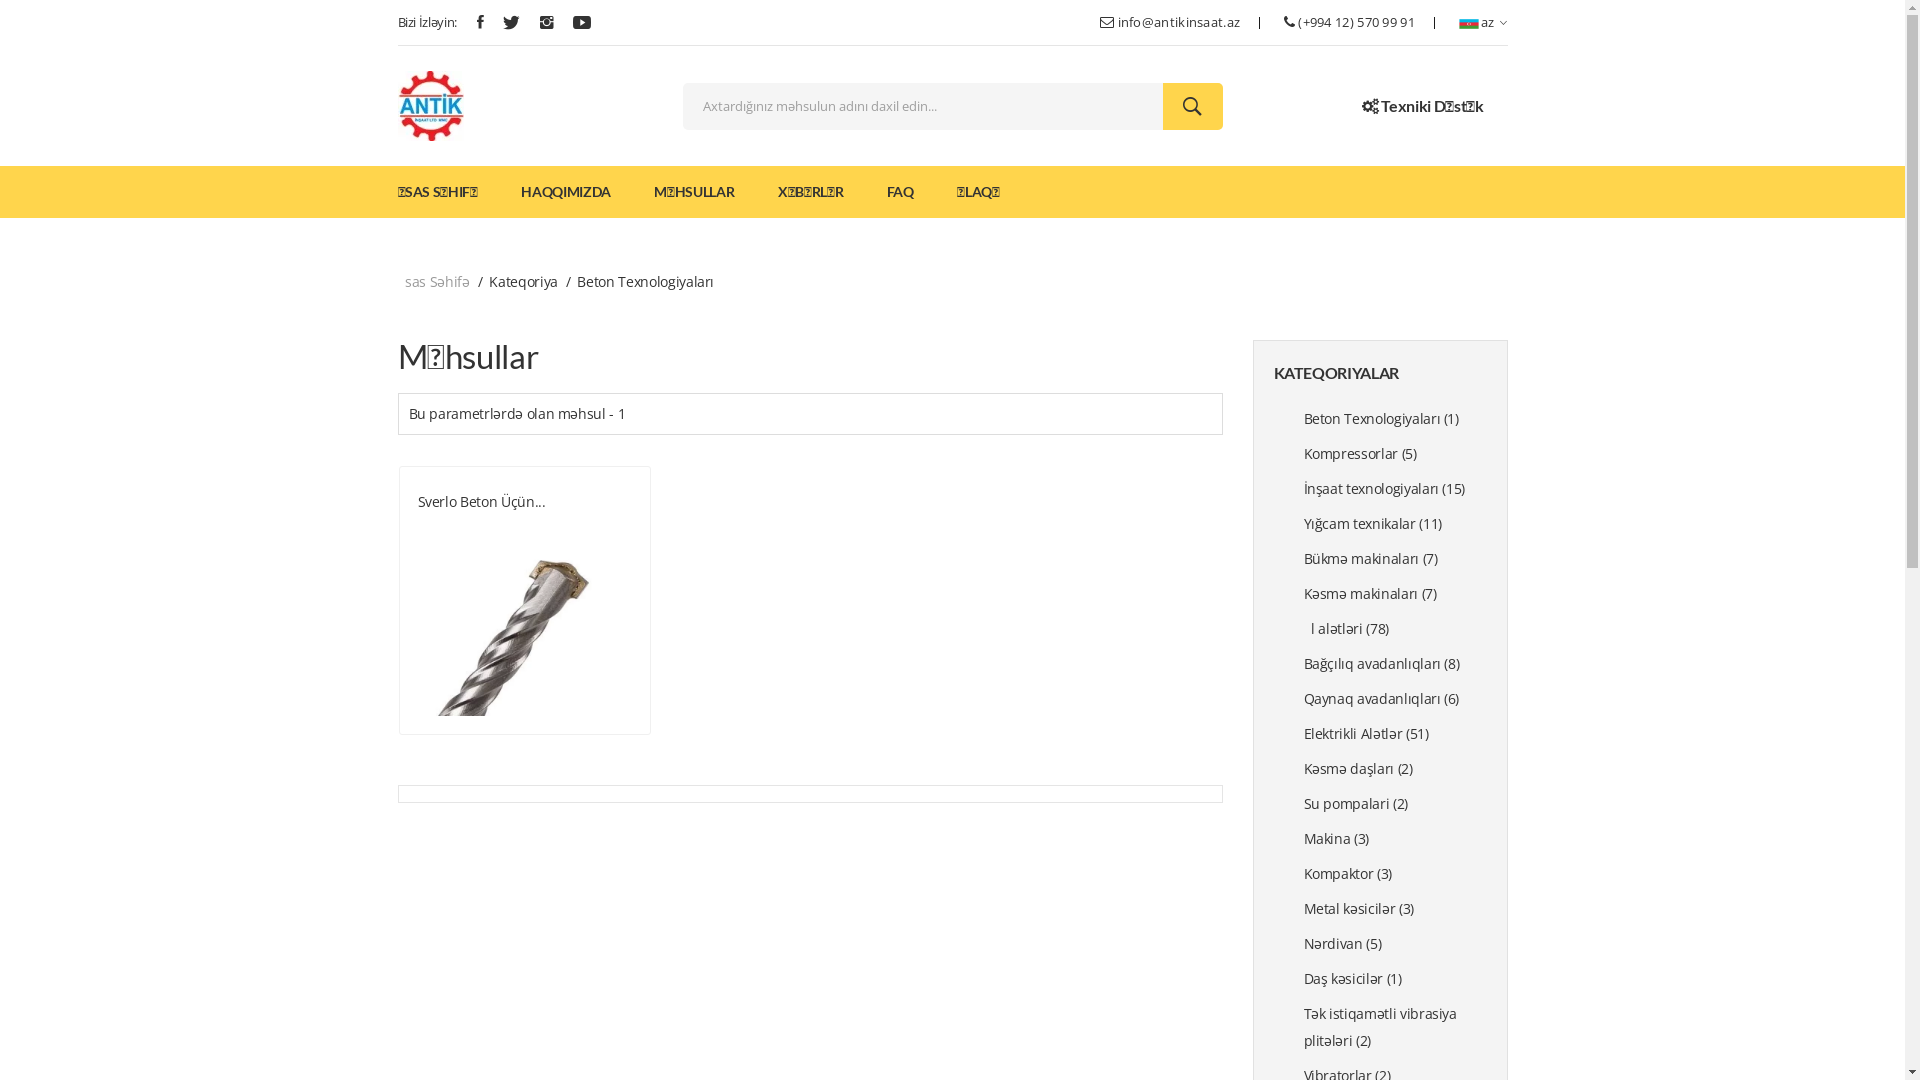 This screenshot has height=1080, width=1920. Describe the element at coordinates (1394, 838) in the screenshot. I see `'Makina (3)'` at that location.